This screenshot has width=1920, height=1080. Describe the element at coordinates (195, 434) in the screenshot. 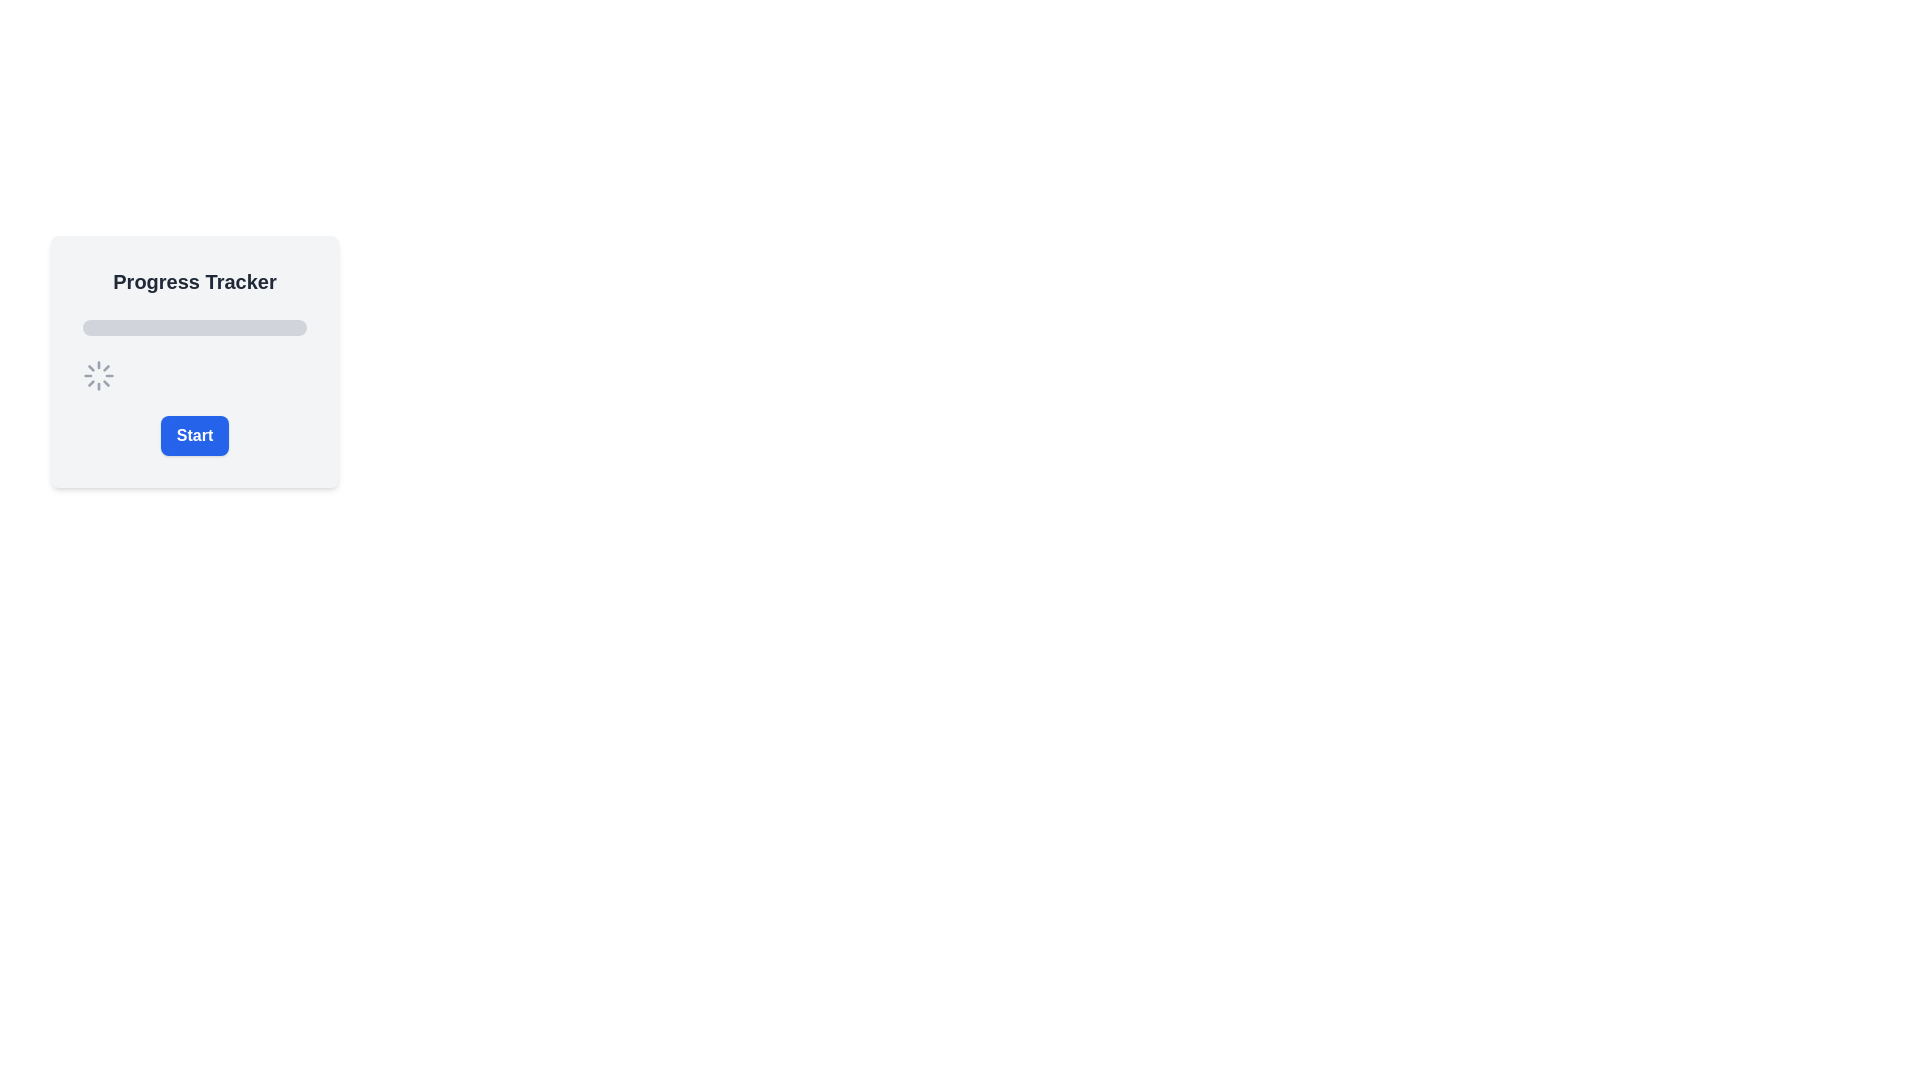

I see `the blue 'Start' button with white bold text to initiate its action` at that location.